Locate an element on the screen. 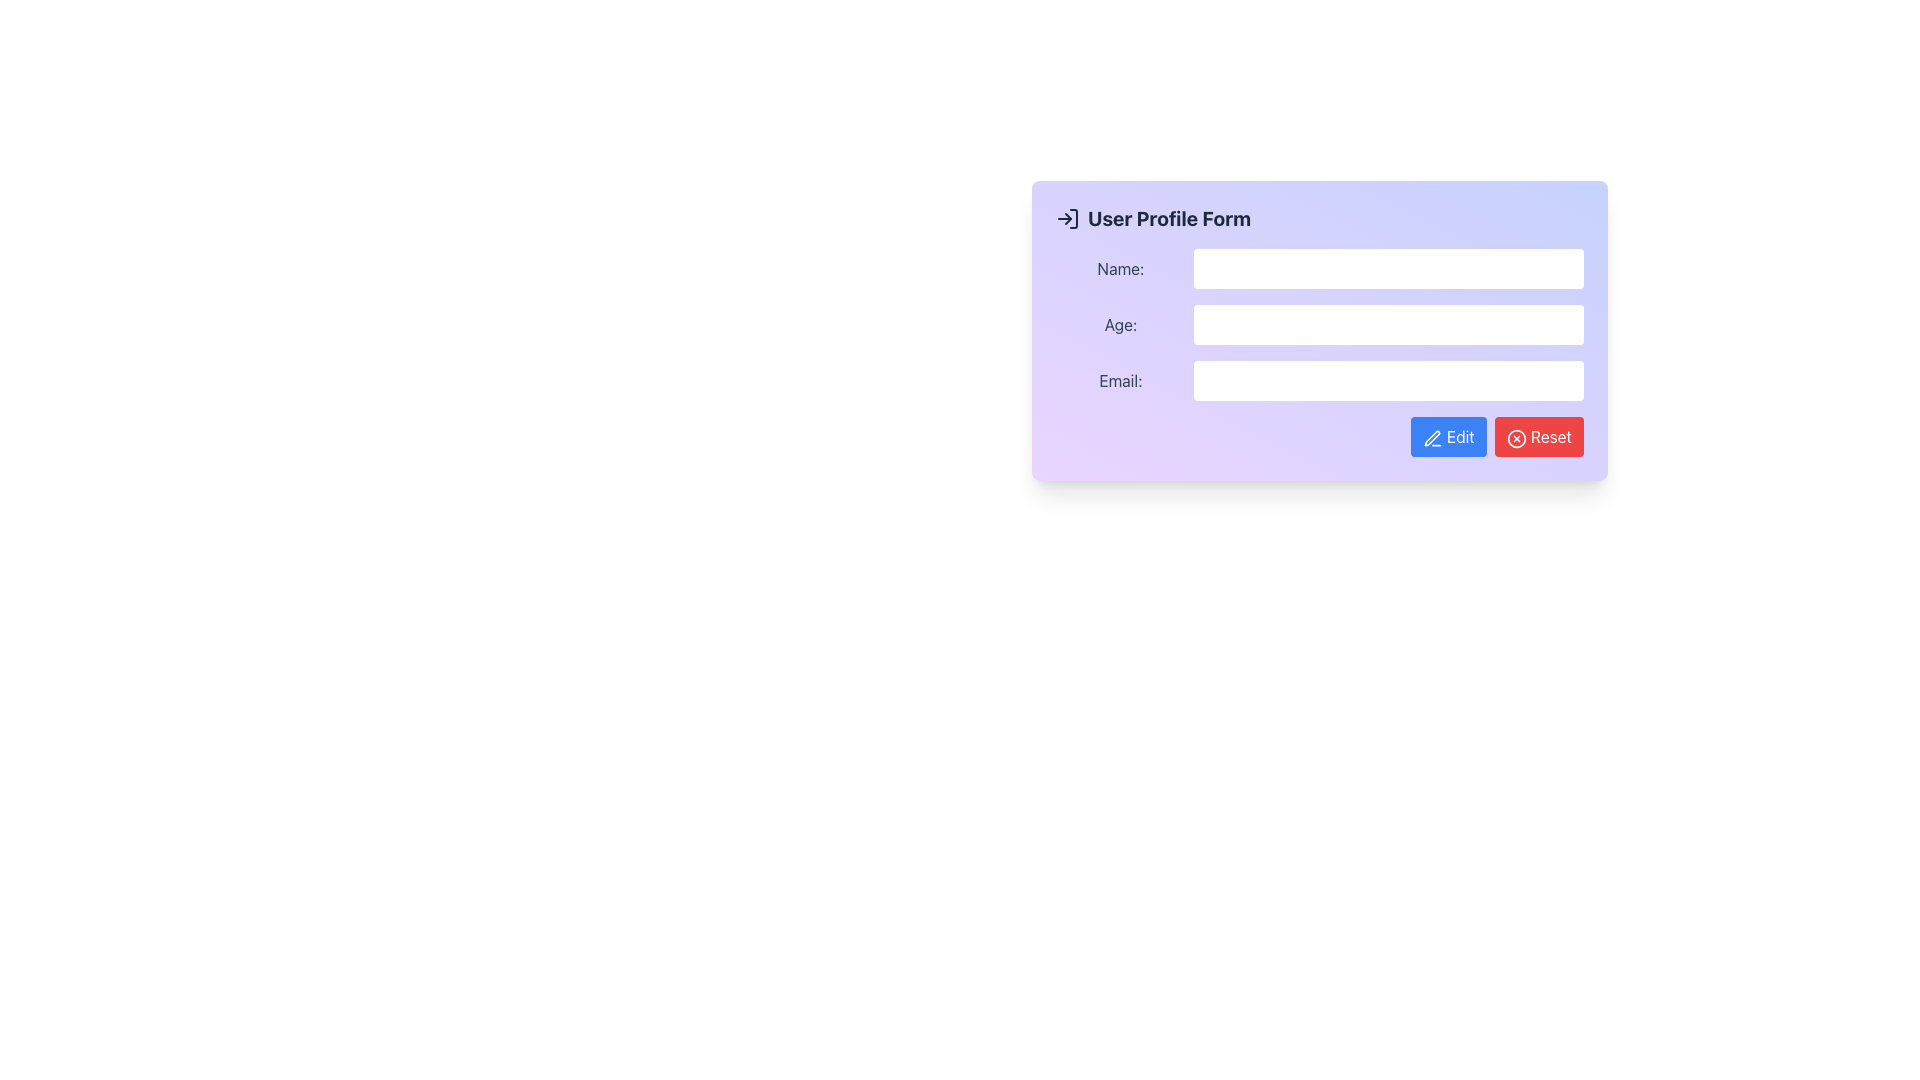 This screenshot has height=1080, width=1920. the label element that provides context for the adjacent numeric input field for age in the user profile form is located at coordinates (1120, 323).